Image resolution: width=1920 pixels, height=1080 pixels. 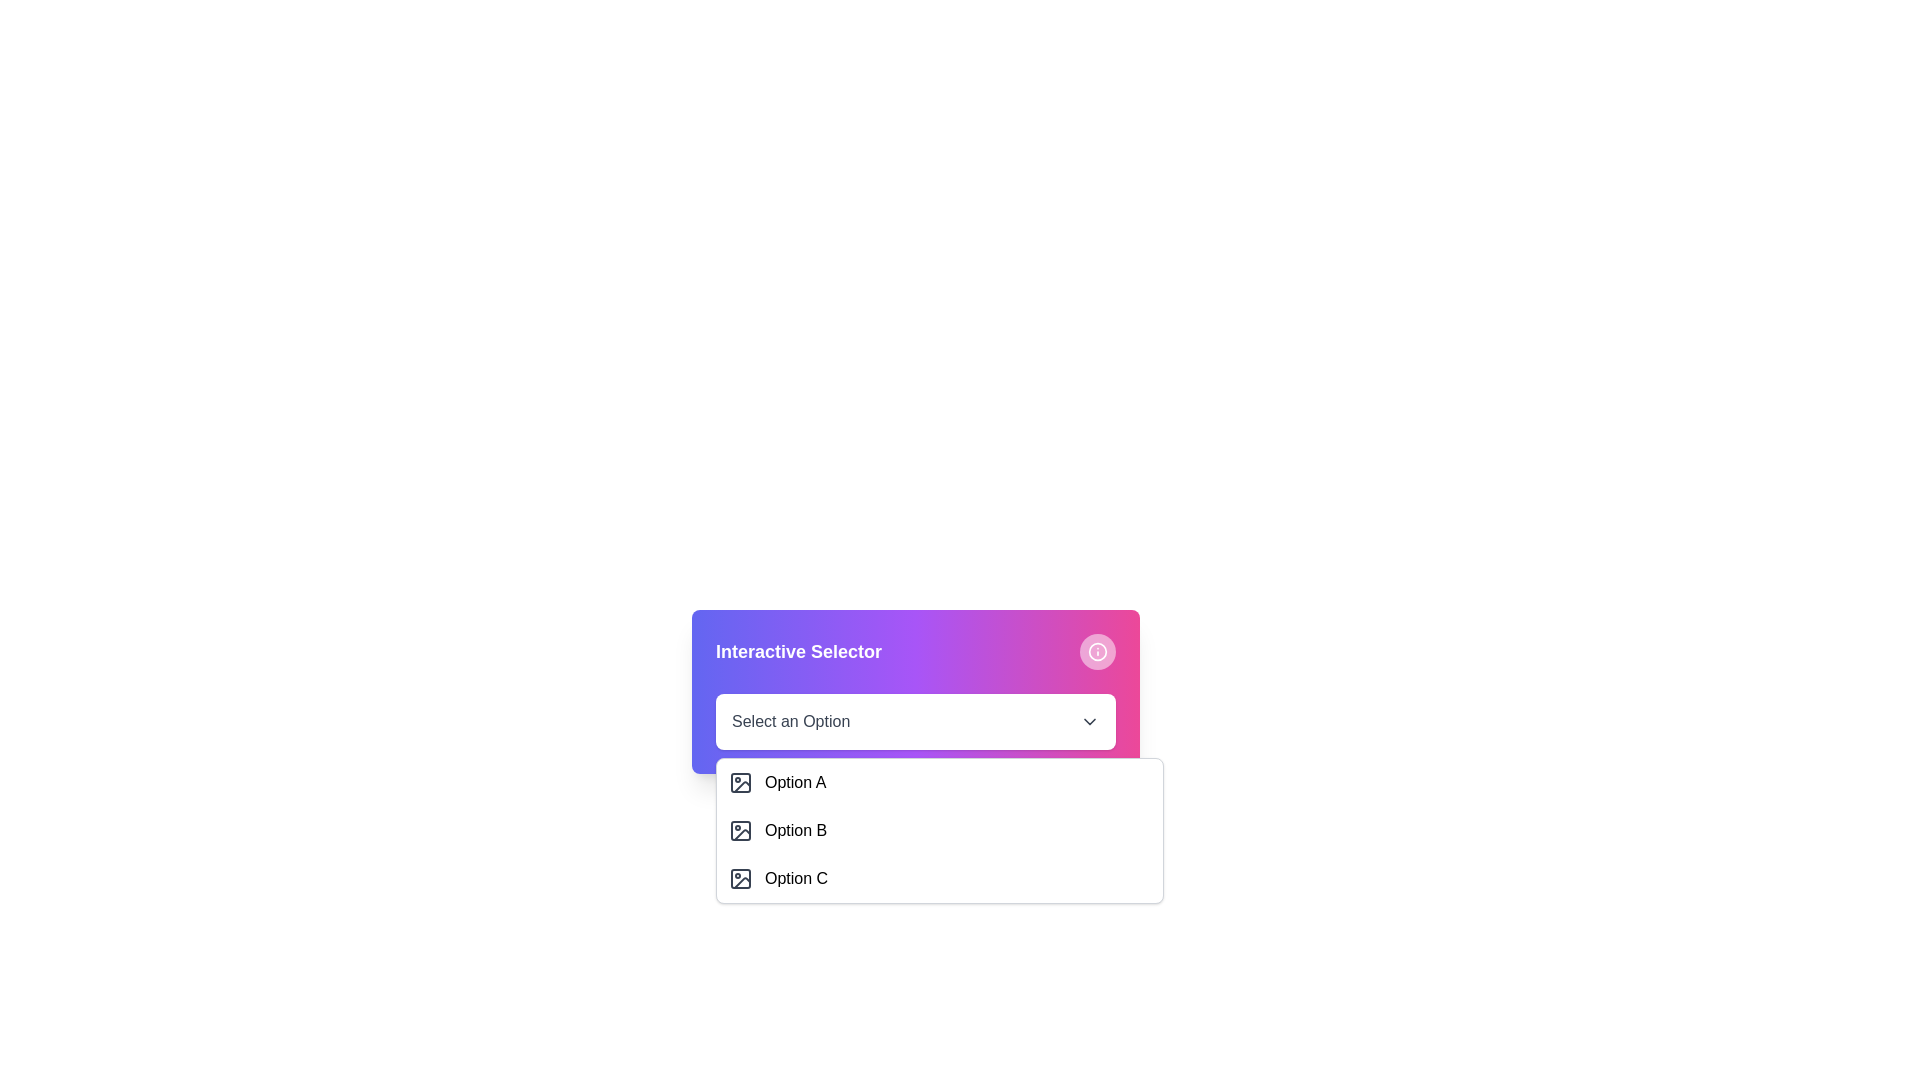 I want to click on the square icon with a minimalistic design located near the left edge of the 'Option B' list item in the dropdown menu, so click(x=739, y=830).